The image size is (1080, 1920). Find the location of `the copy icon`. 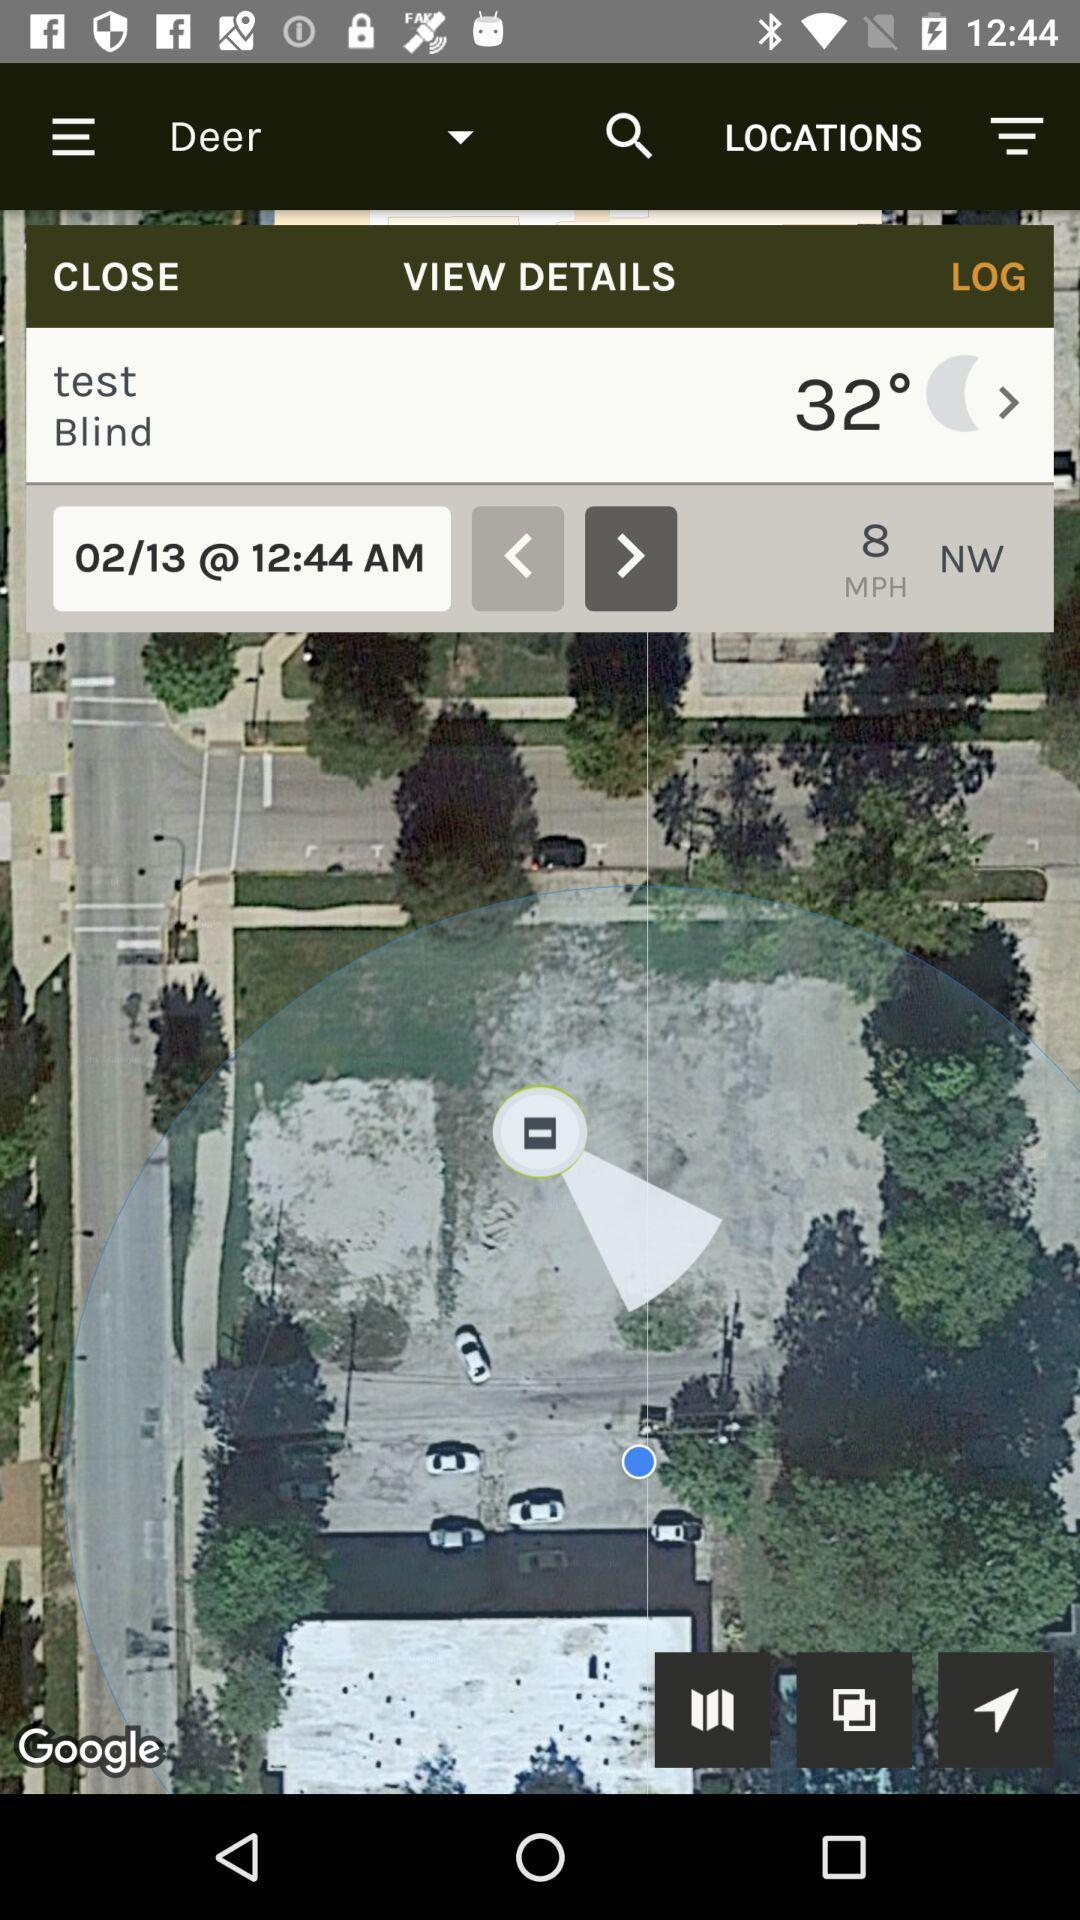

the copy icon is located at coordinates (854, 1708).